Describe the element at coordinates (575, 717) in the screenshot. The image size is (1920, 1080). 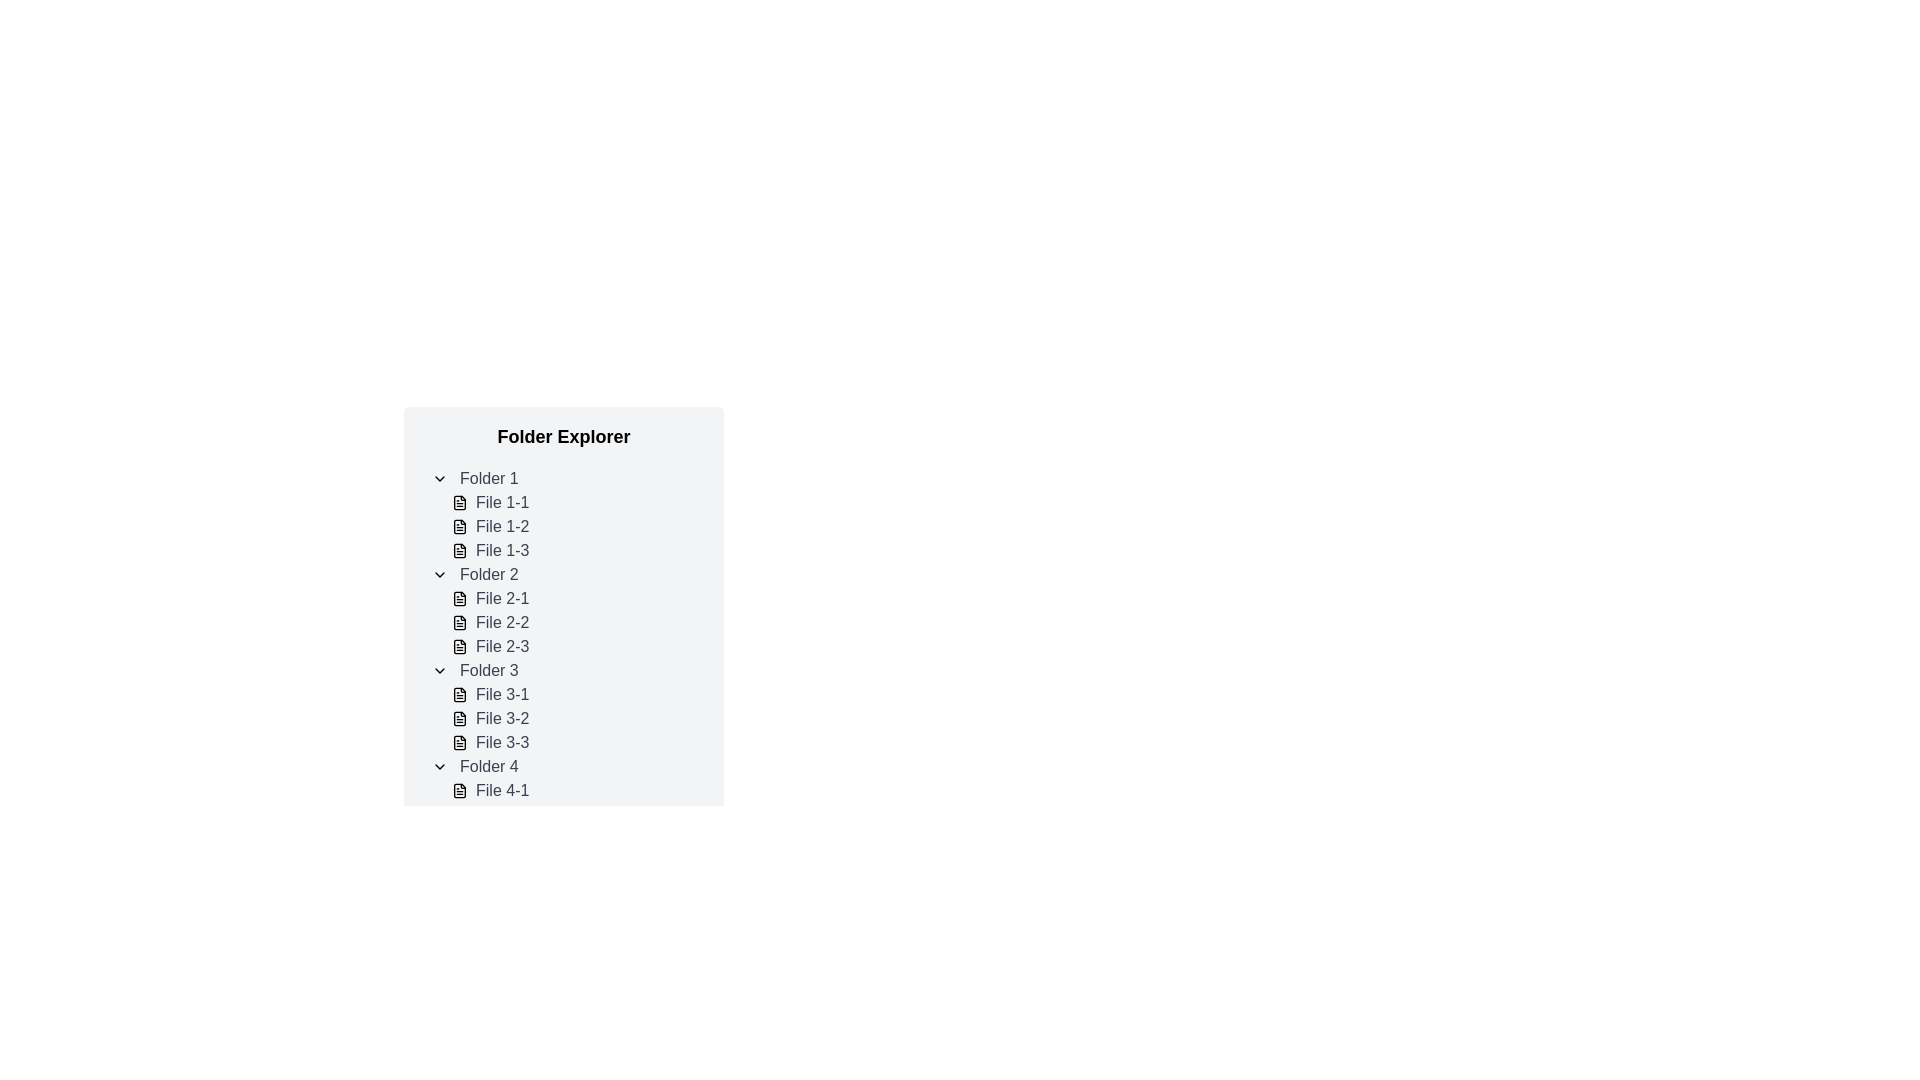
I see `the list item labeled 'File 3-2'` at that location.